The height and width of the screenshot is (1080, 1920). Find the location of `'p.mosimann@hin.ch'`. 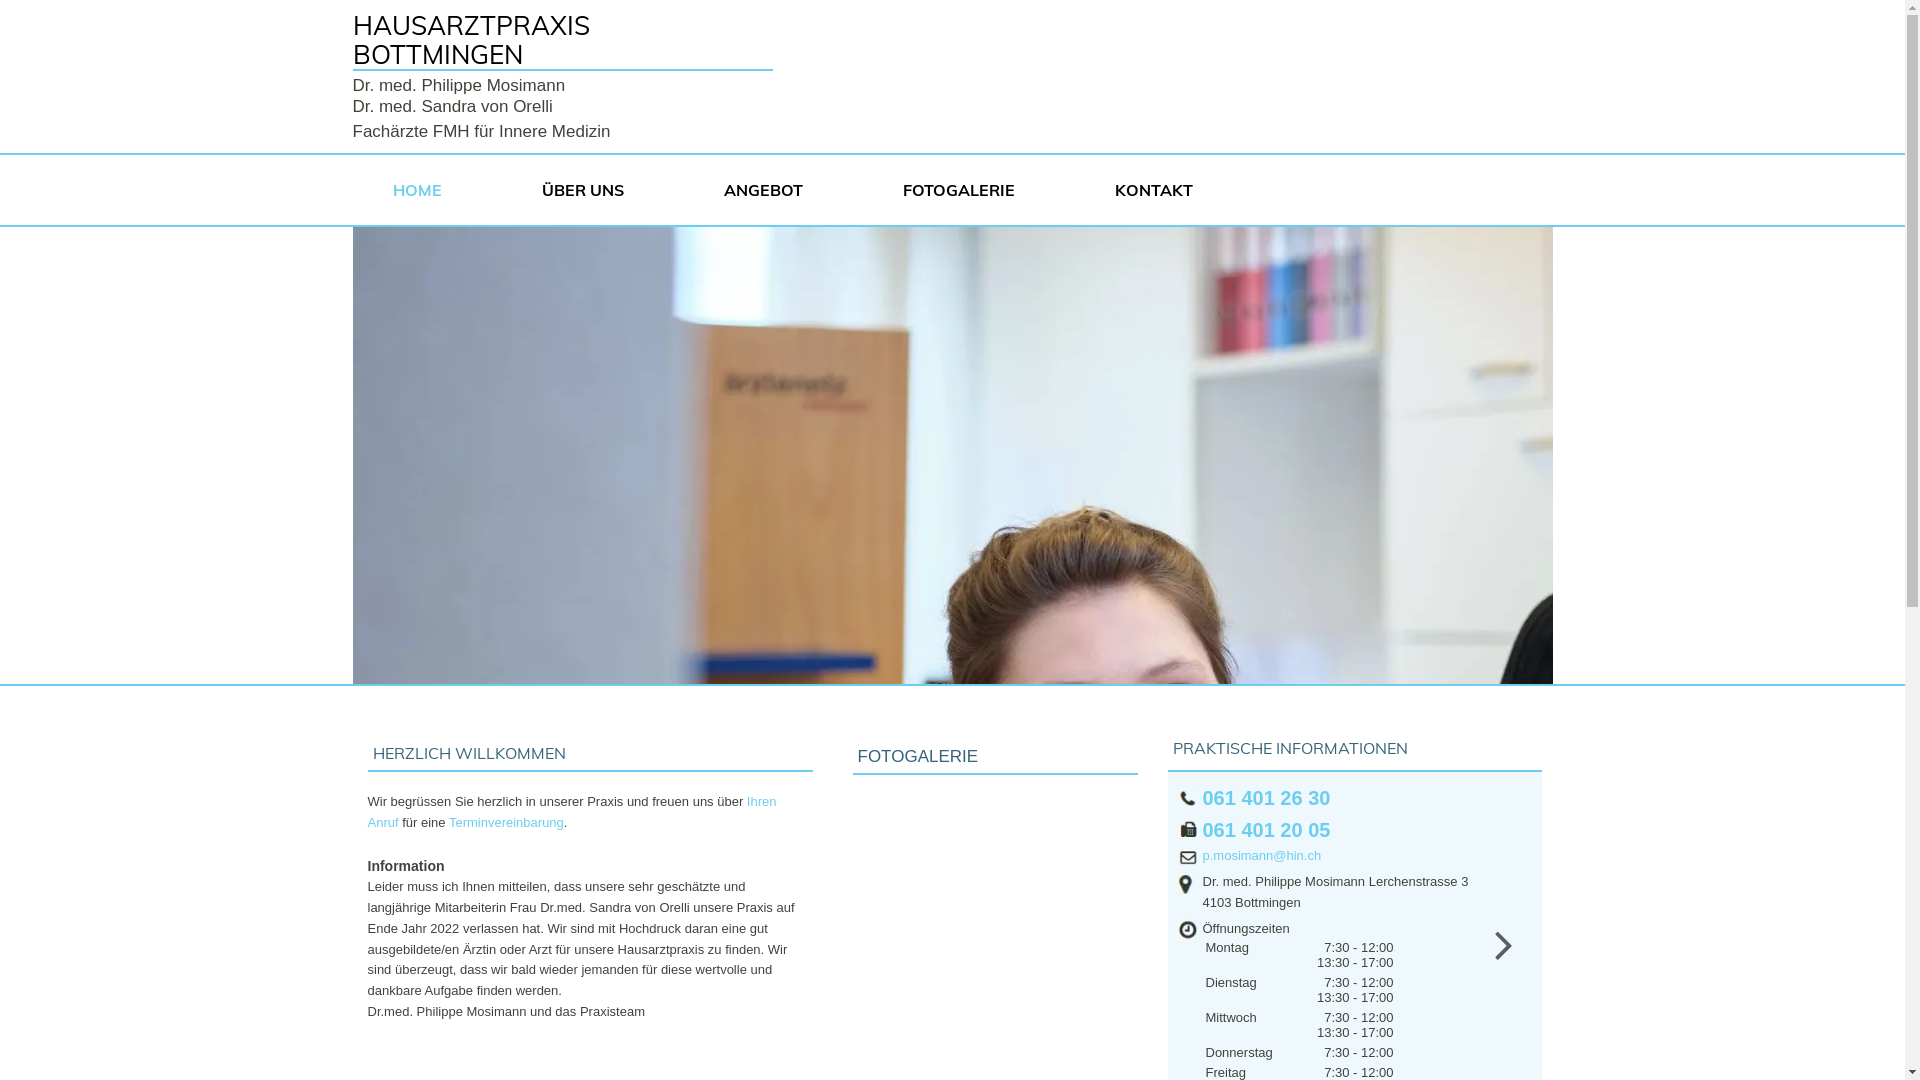

'p.mosimann@hin.ch' is located at coordinates (1260, 855).